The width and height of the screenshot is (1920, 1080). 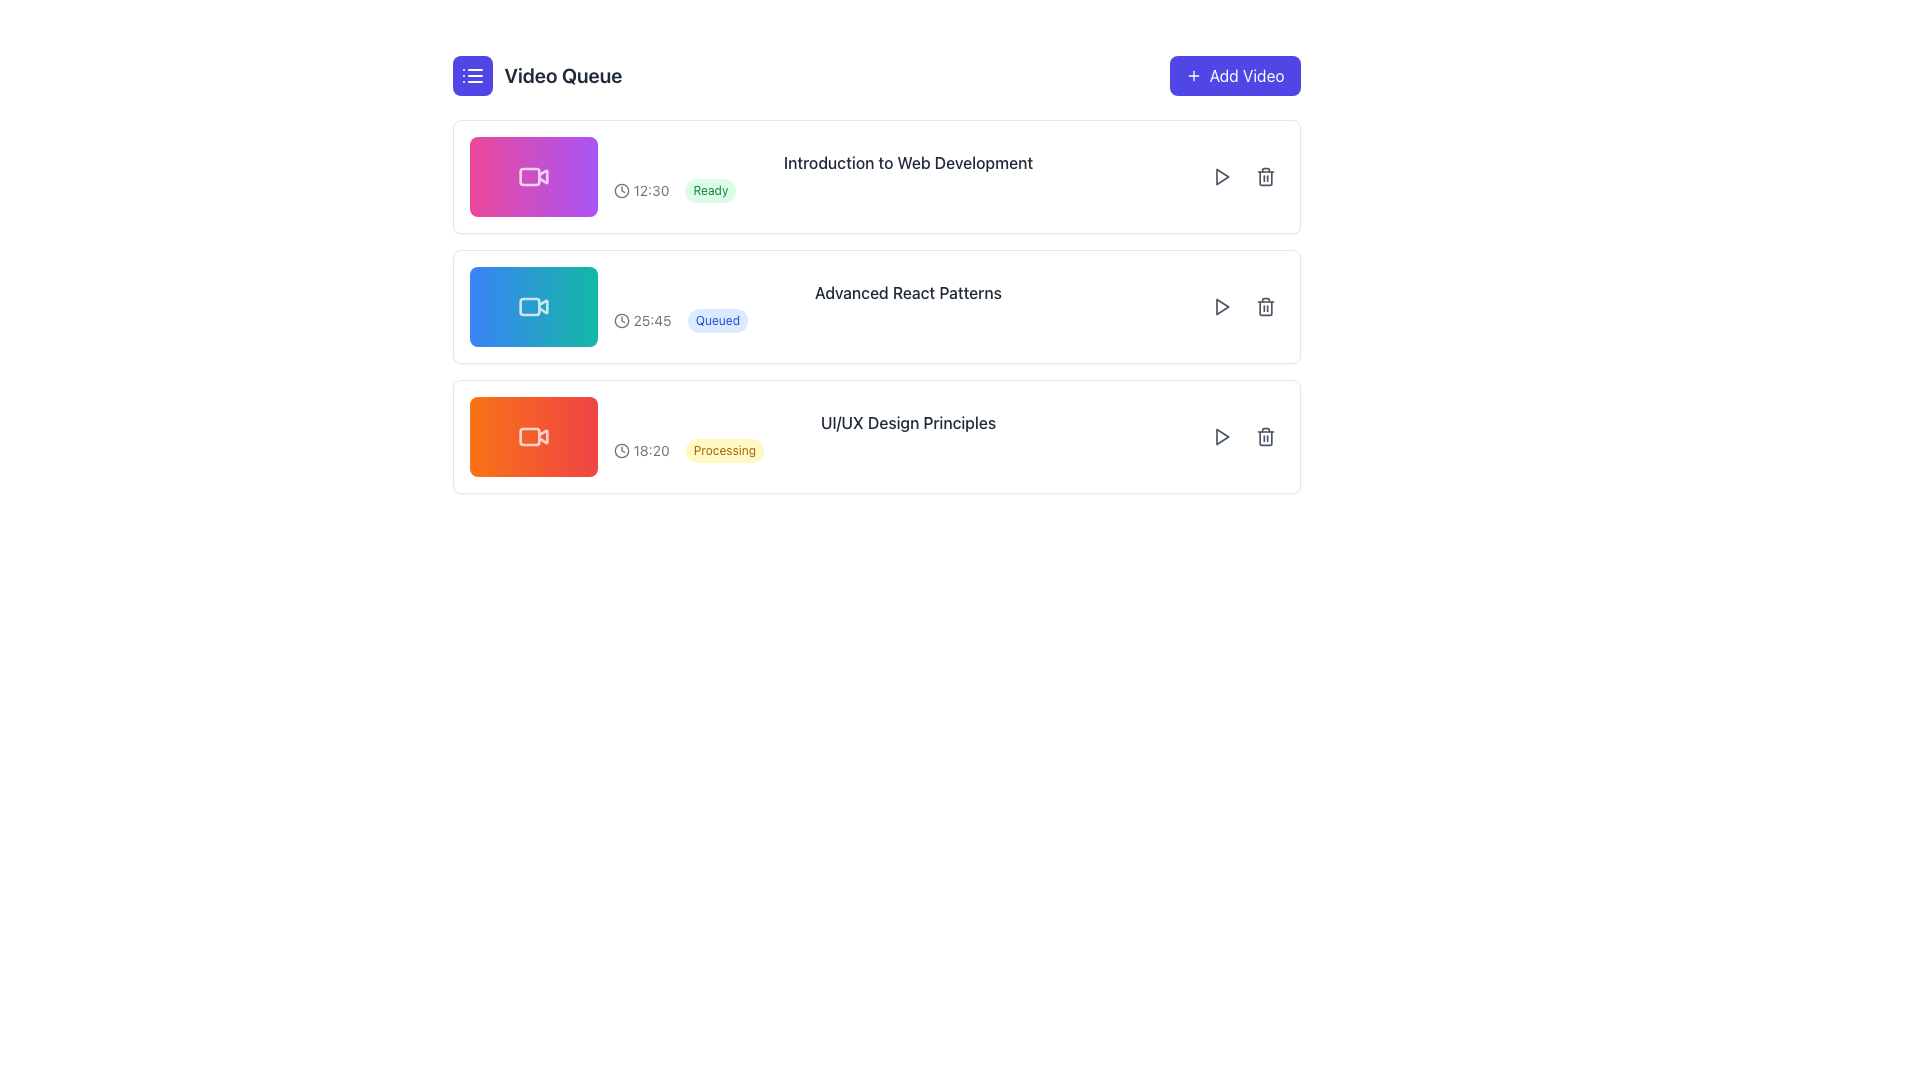 What do you see at coordinates (620, 191) in the screenshot?
I see `the outer circle of the clock icon next to the time duration '12:30' in the first video entry titled 'Introduction to Web Development'` at bounding box center [620, 191].